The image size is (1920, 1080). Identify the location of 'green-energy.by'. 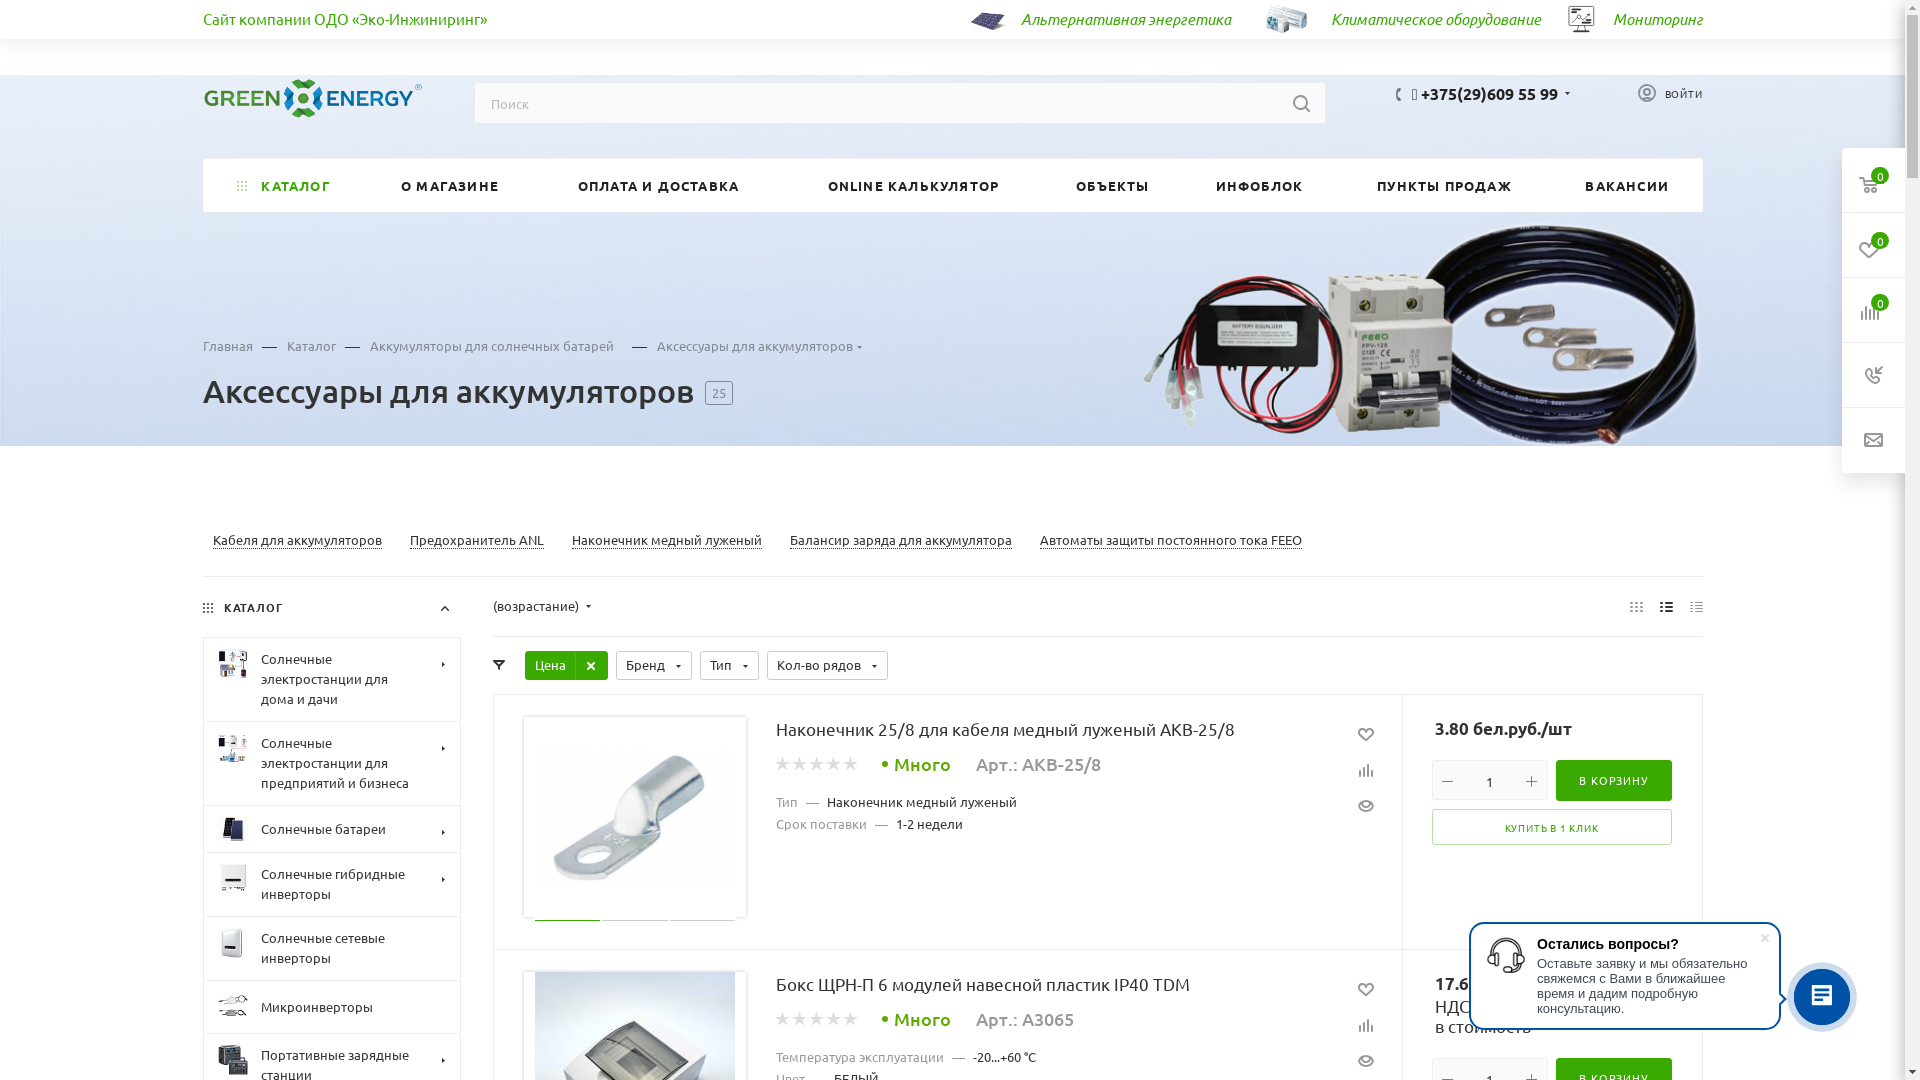
(311, 99).